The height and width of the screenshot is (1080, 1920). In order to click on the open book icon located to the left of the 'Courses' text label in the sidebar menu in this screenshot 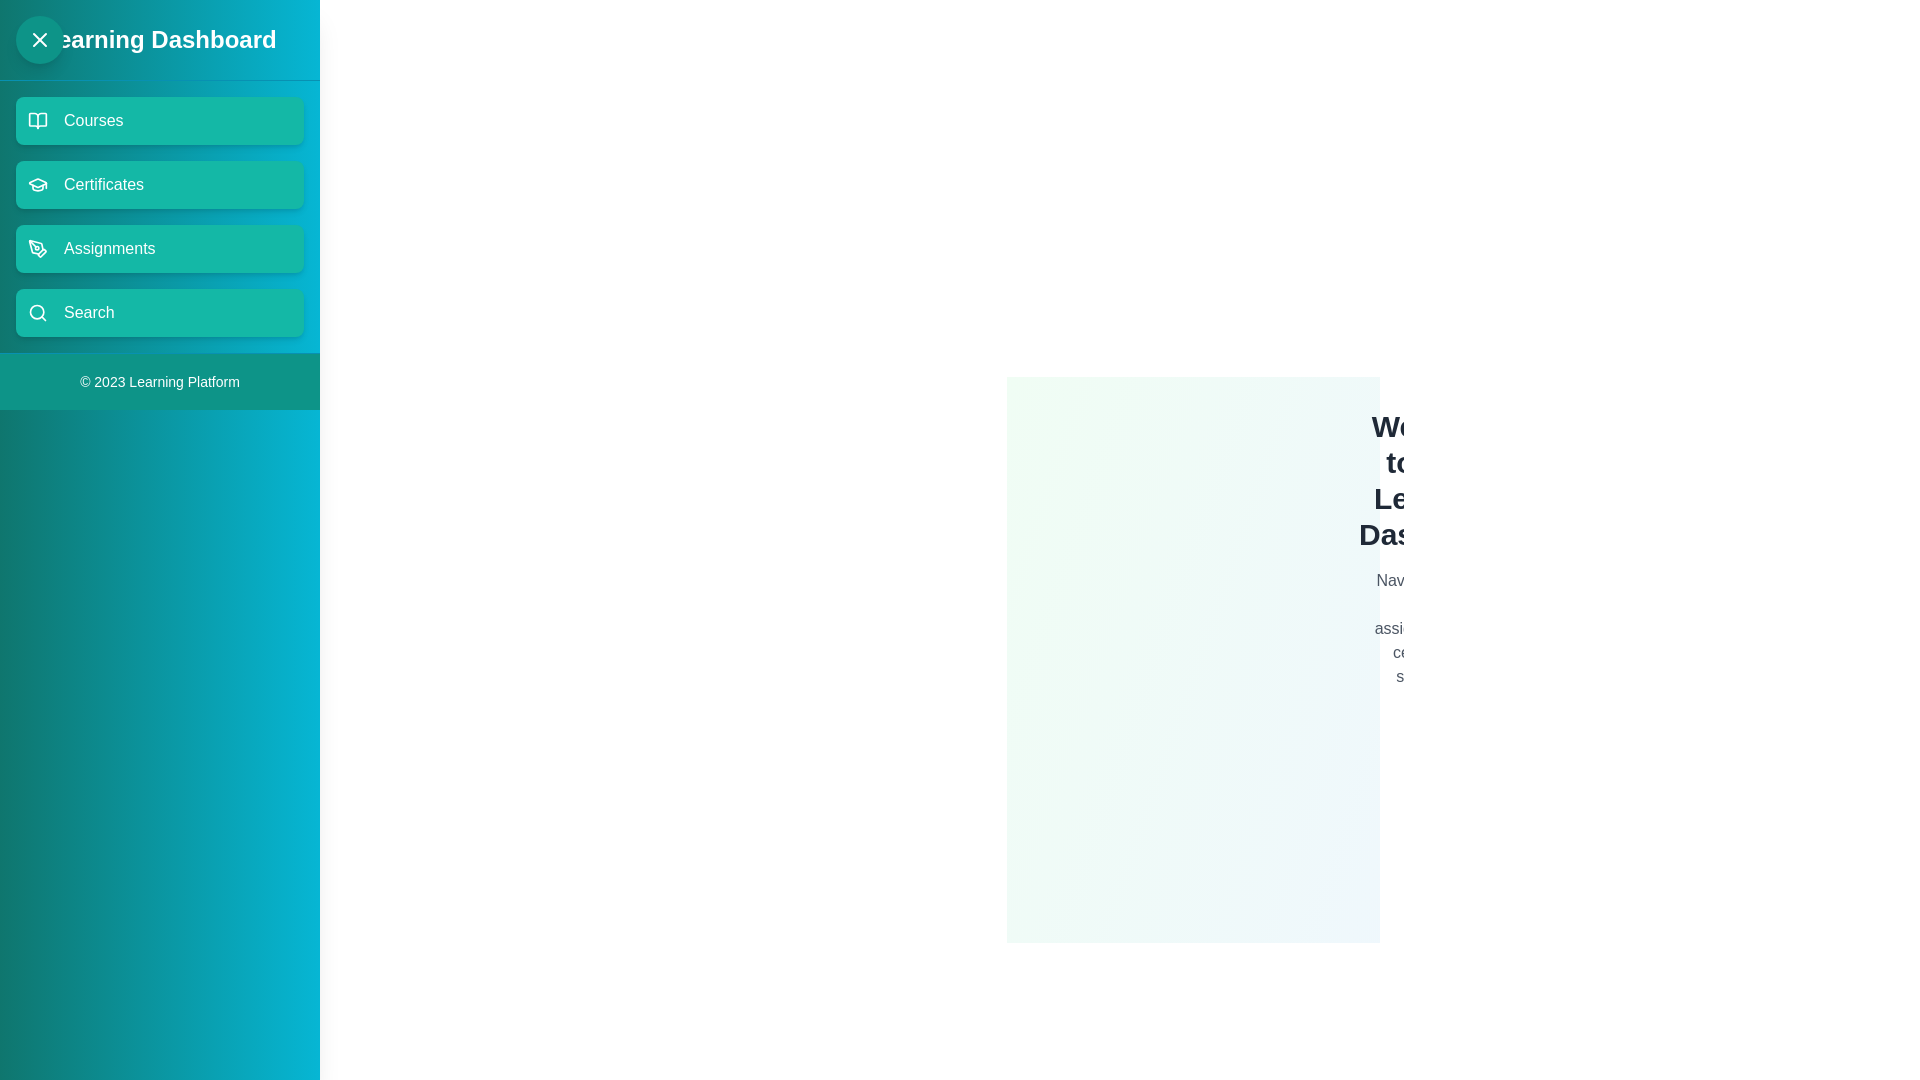, I will do `click(38, 120)`.